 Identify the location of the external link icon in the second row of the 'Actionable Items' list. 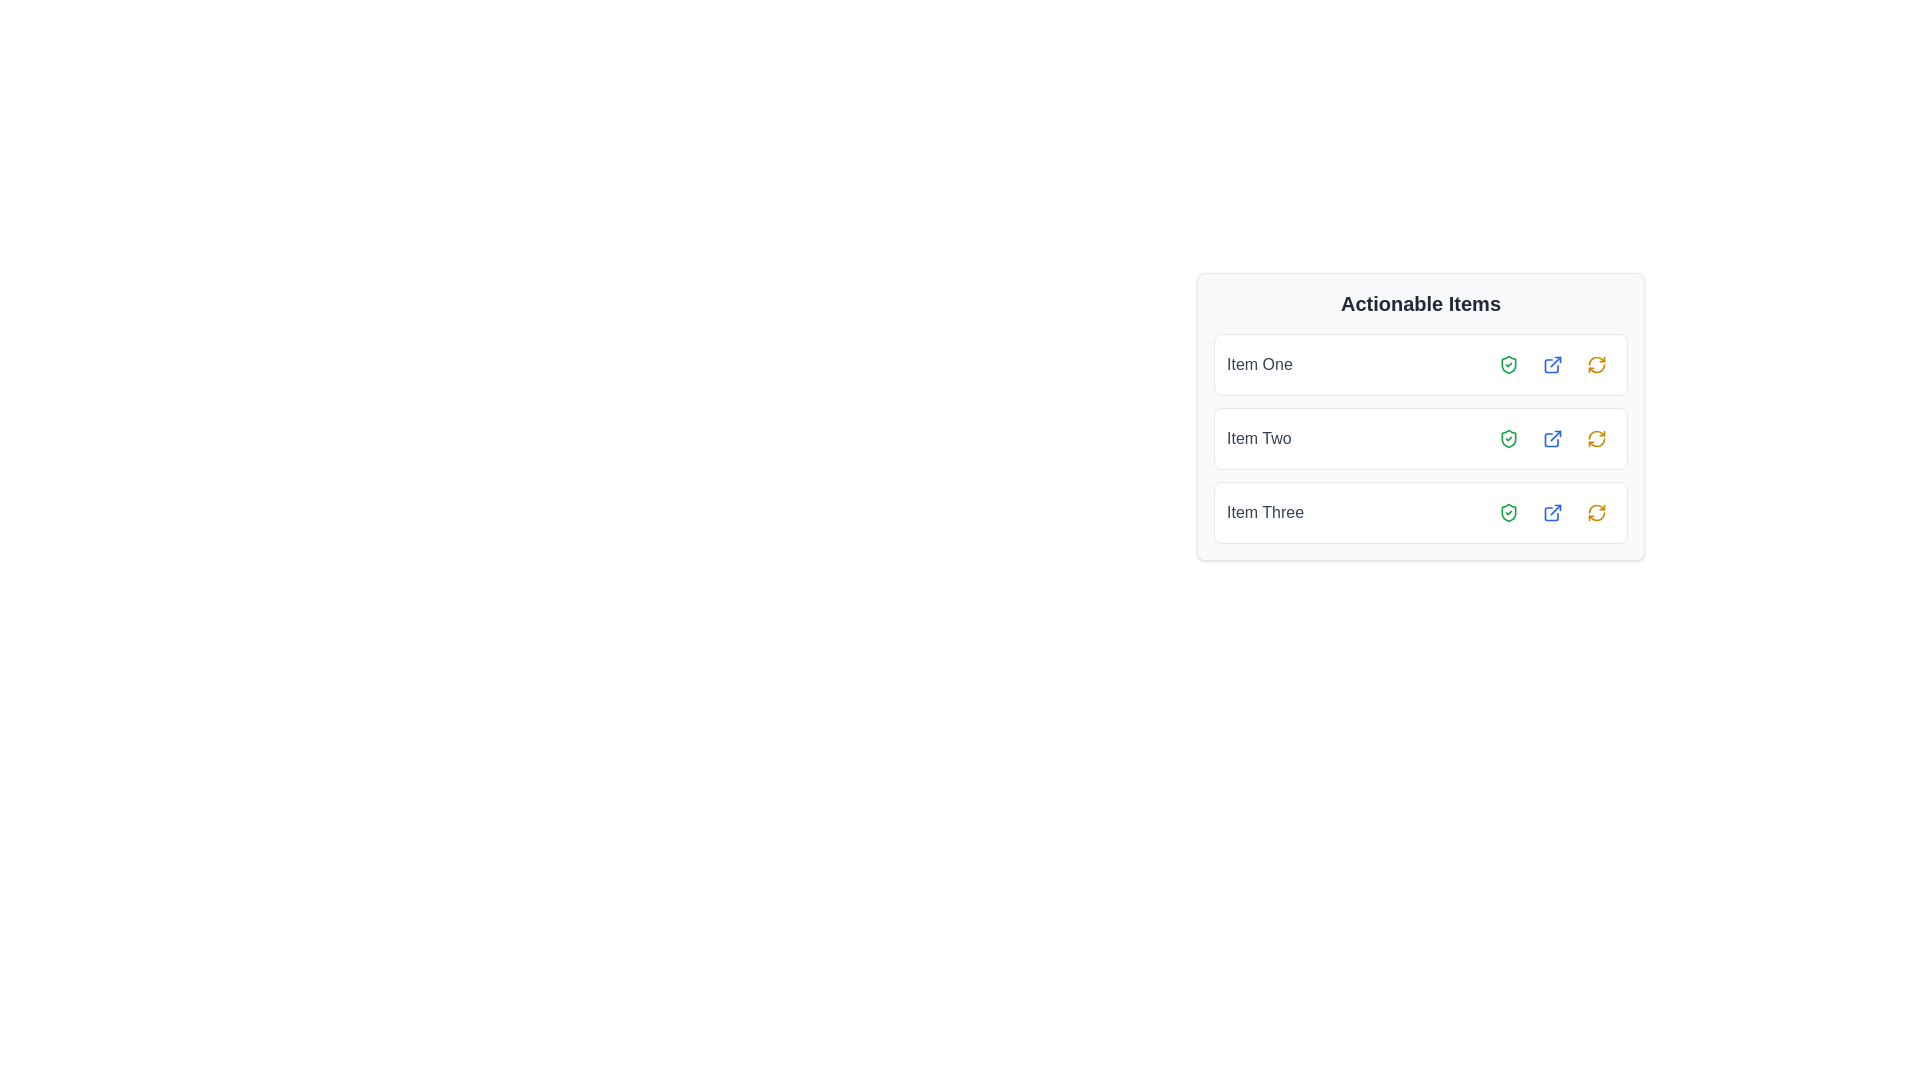
(1552, 438).